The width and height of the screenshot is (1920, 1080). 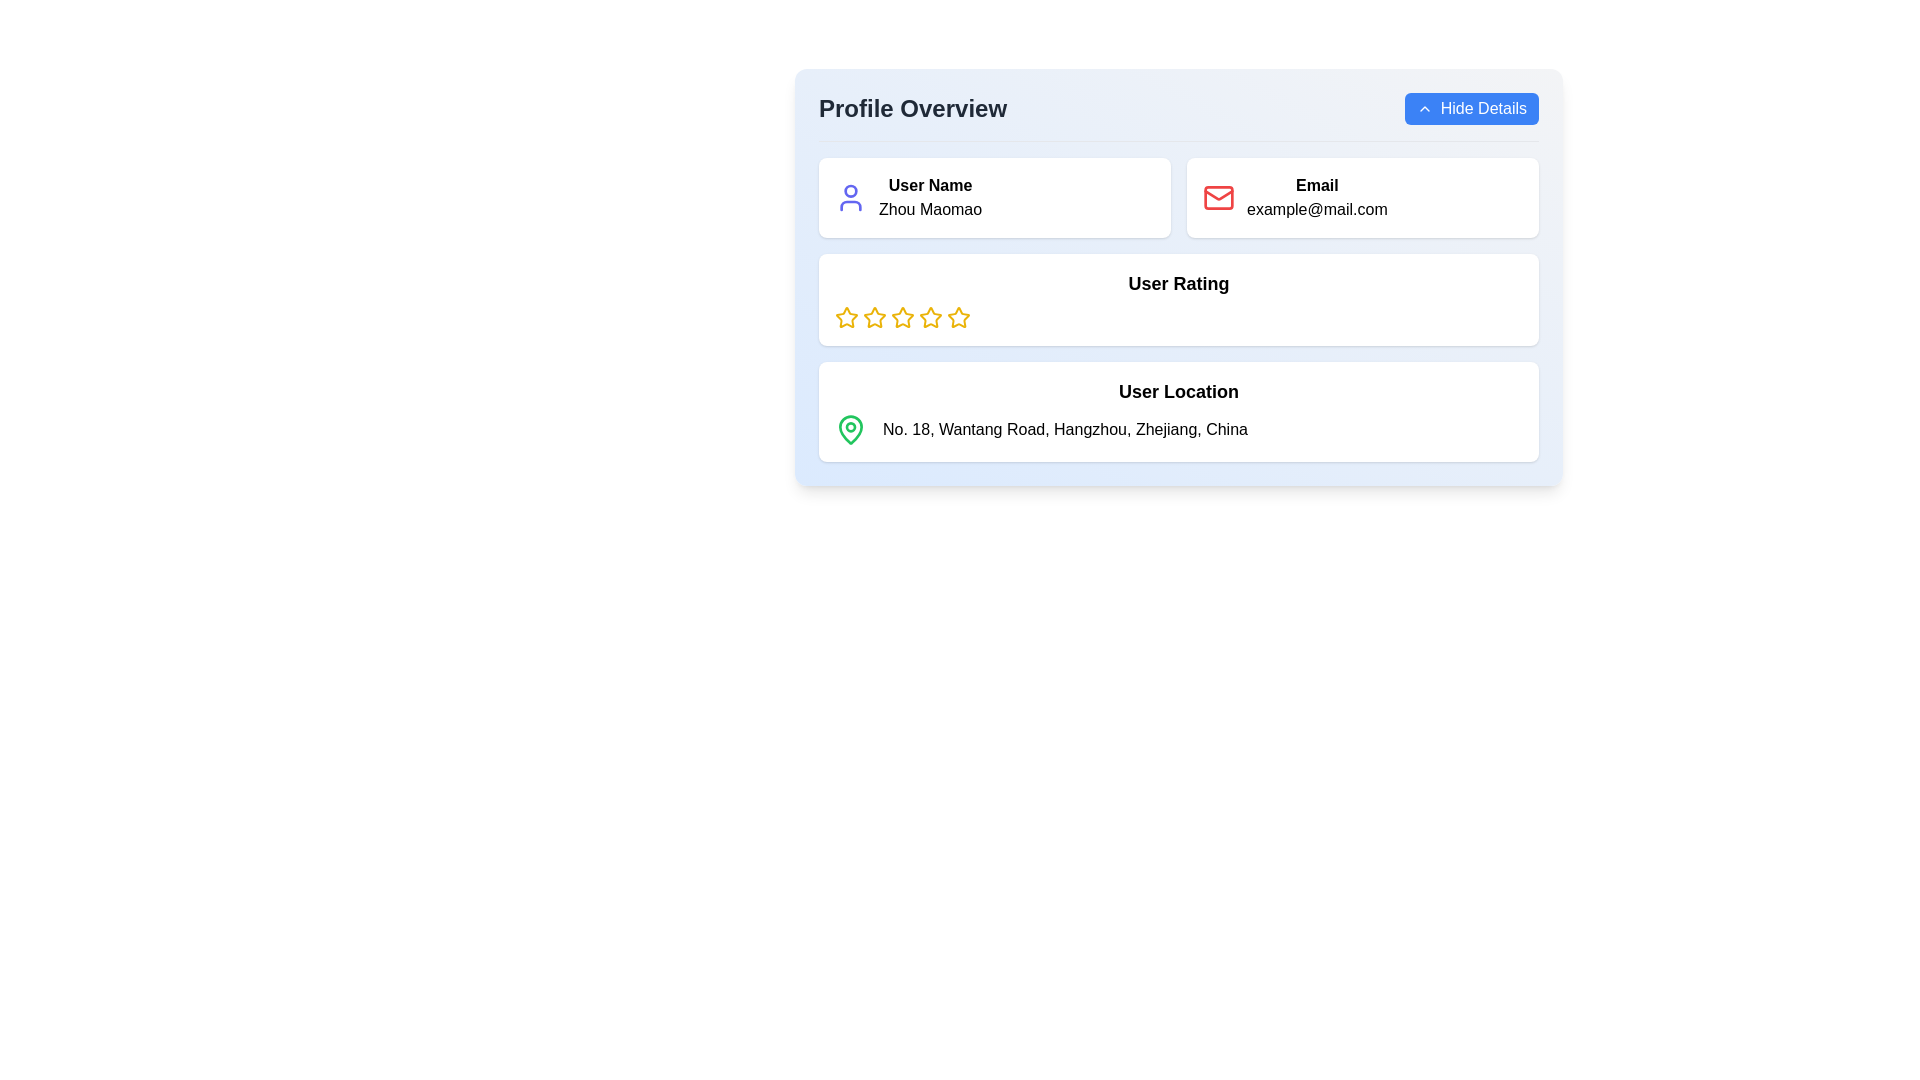 I want to click on the email envelope icon in the profile overview panel, which is located to the right of the 'User Name' section and above the 'User Rating' section, so click(x=1218, y=197).